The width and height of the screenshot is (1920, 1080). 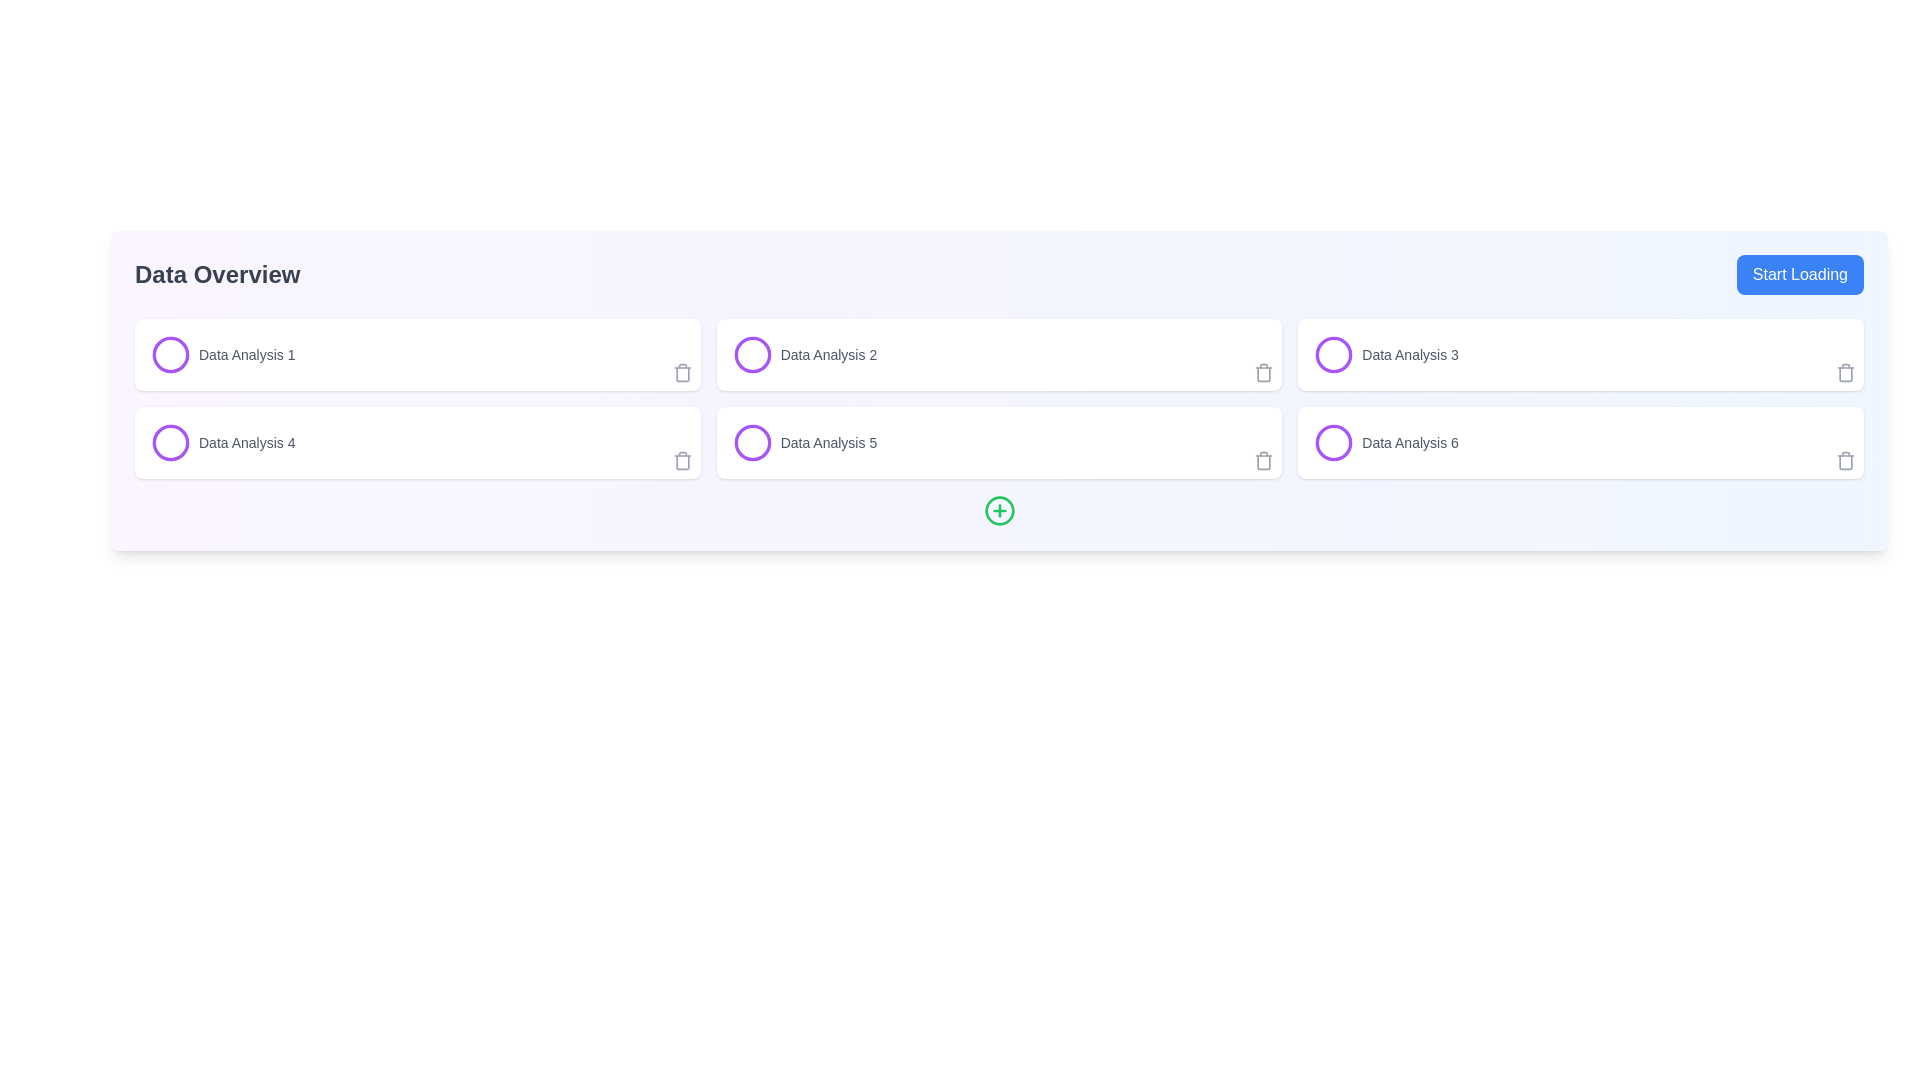 What do you see at coordinates (171, 442) in the screenshot?
I see `the unfilled circular icon with a purple stroke located in the second row of the 'Data Overview' section within the 'Data Analysis 4' interface box` at bounding box center [171, 442].